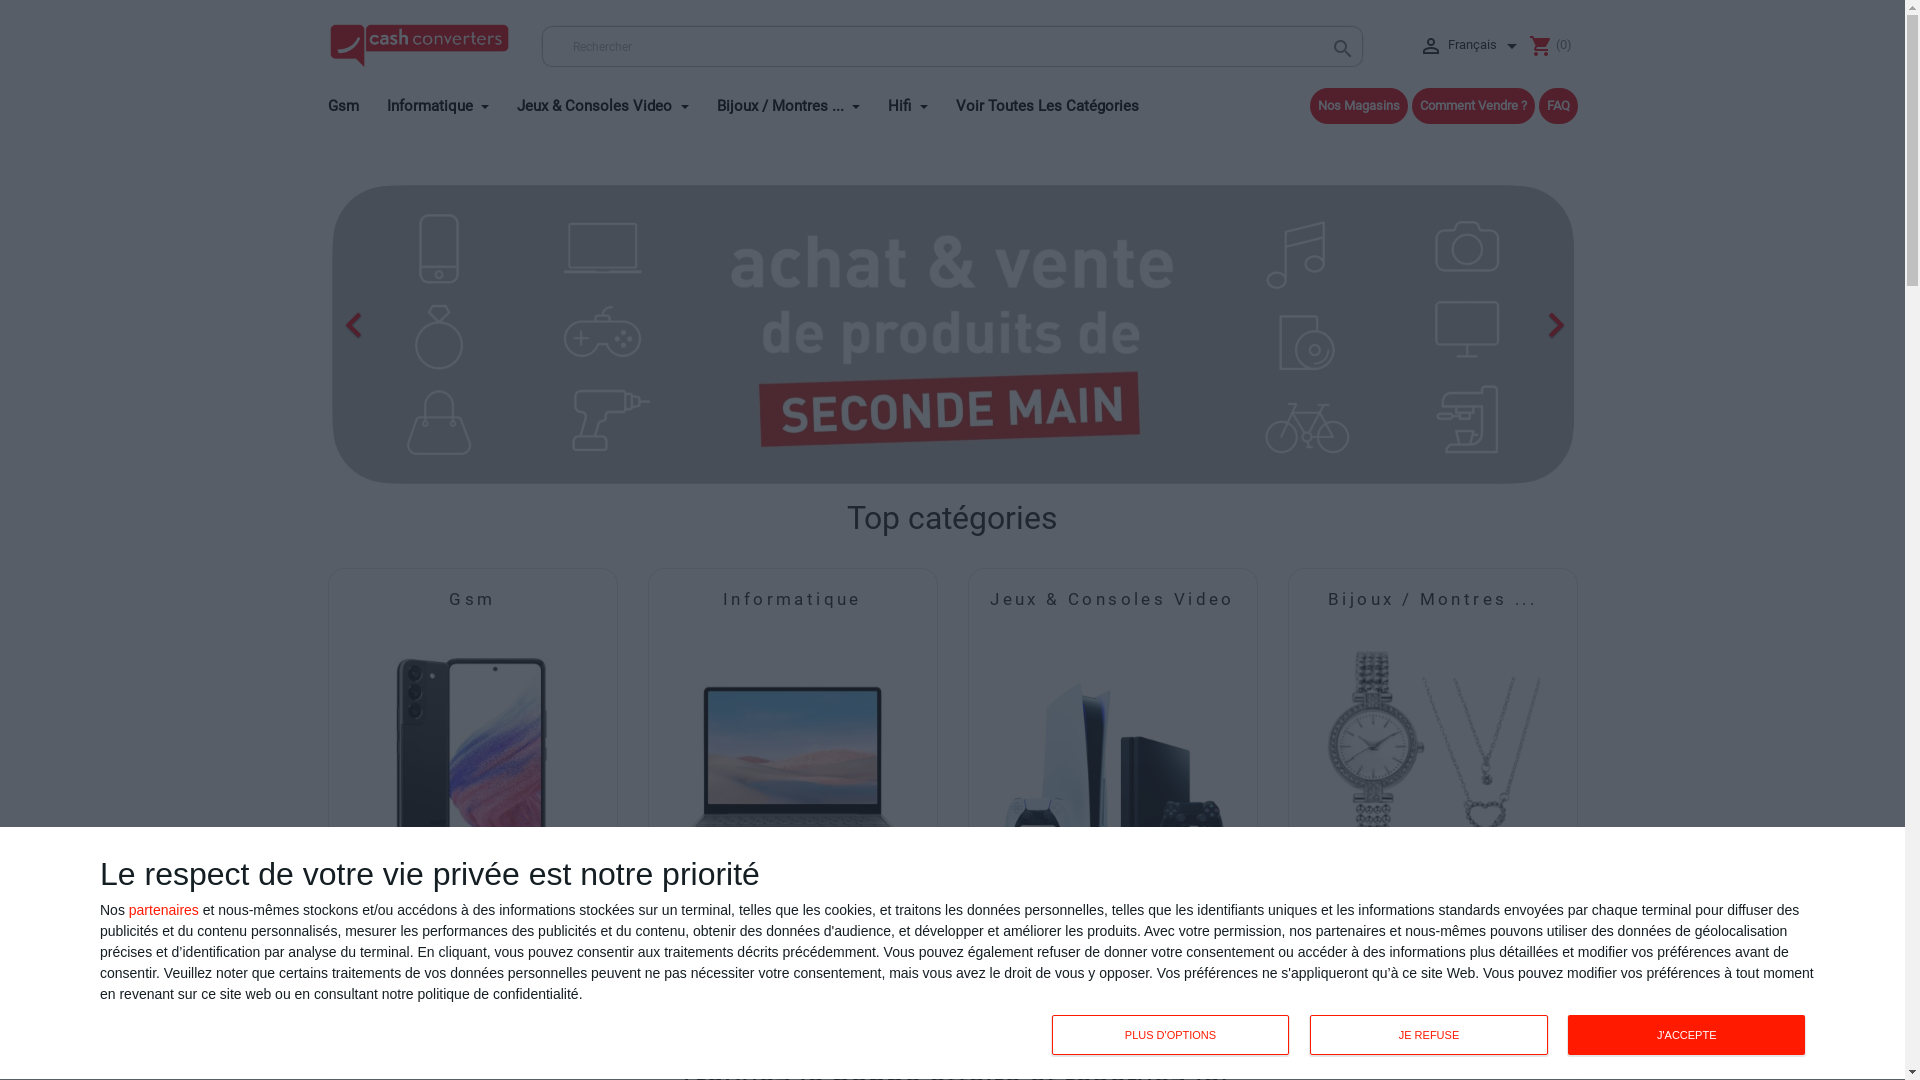 This screenshot has height=1080, width=1920. I want to click on 'Jeux & Consoles Video', so click(613, 101).